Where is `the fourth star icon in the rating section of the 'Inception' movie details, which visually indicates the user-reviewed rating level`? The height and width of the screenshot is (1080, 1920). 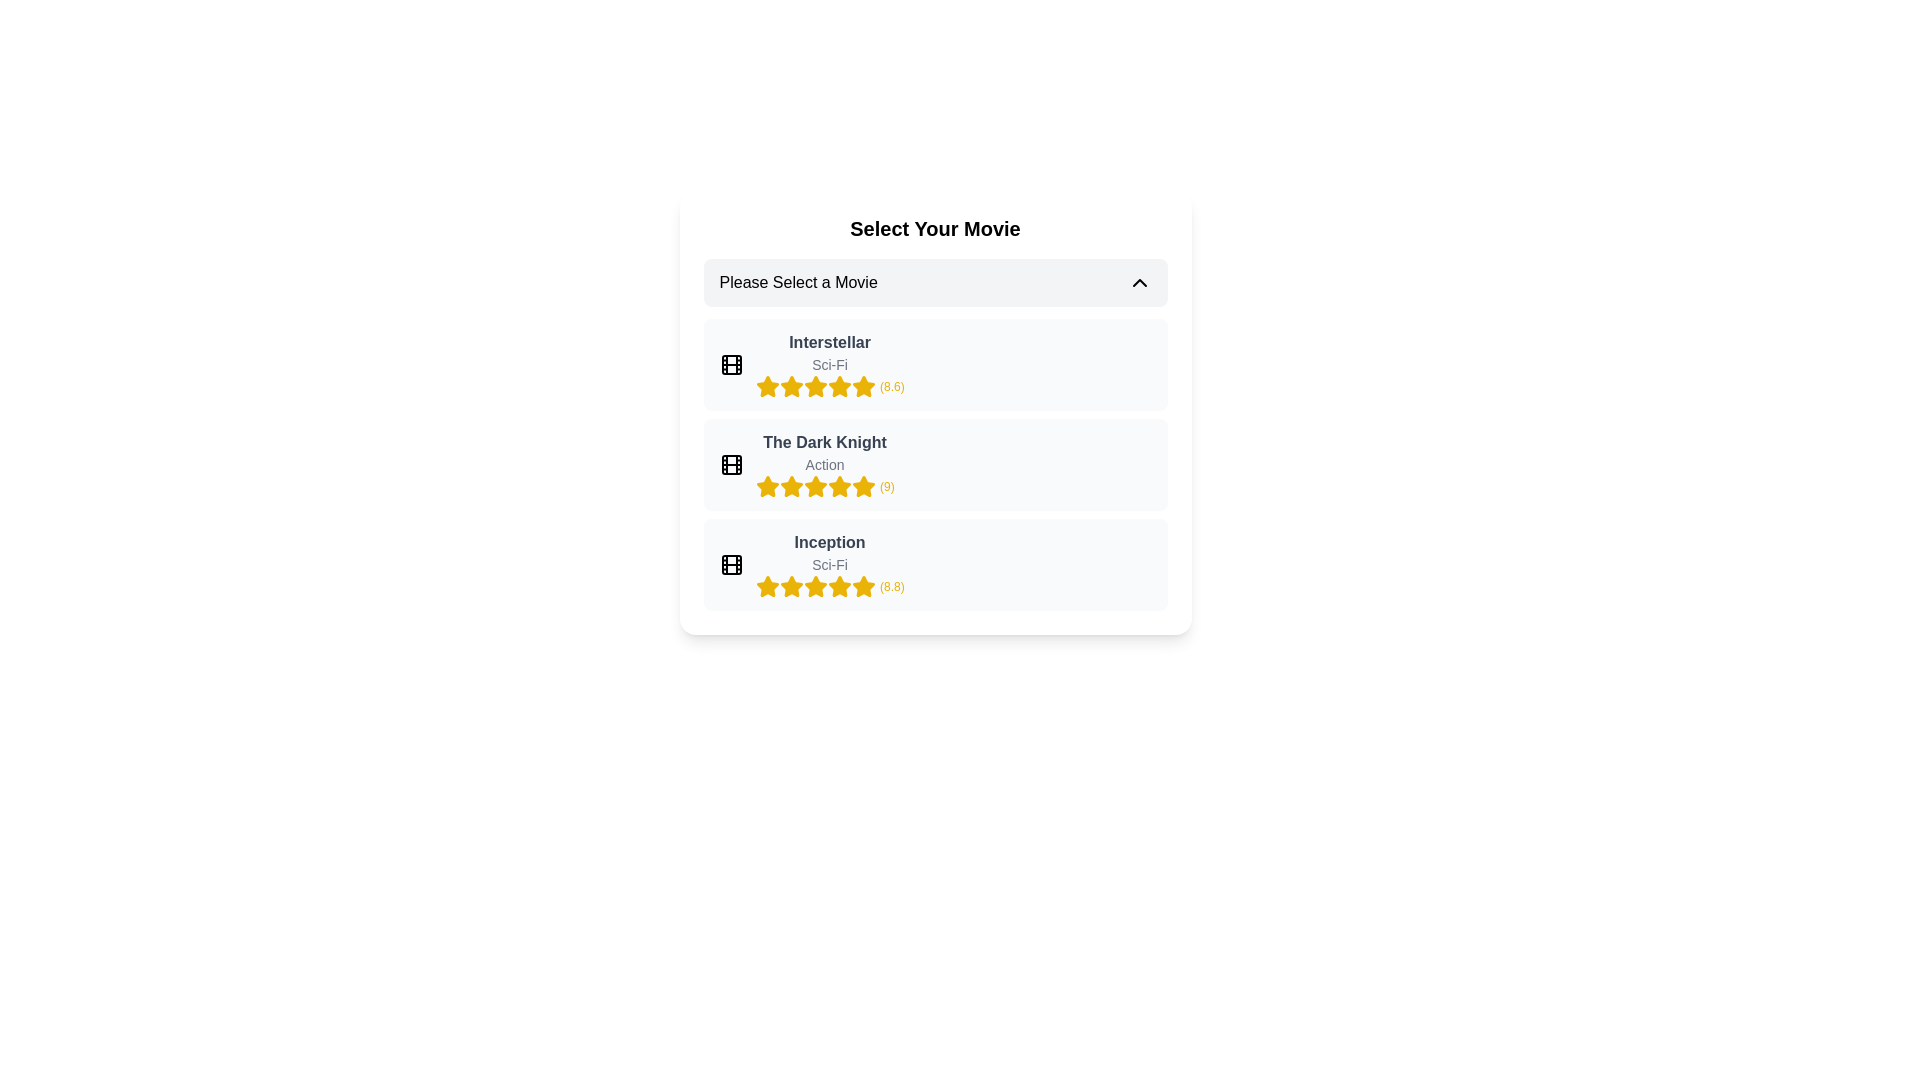
the fourth star icon in the rating section of the 'Inception' movie details, which visually indicates the user-reviewed rating level is located at coordinates (815, 585).